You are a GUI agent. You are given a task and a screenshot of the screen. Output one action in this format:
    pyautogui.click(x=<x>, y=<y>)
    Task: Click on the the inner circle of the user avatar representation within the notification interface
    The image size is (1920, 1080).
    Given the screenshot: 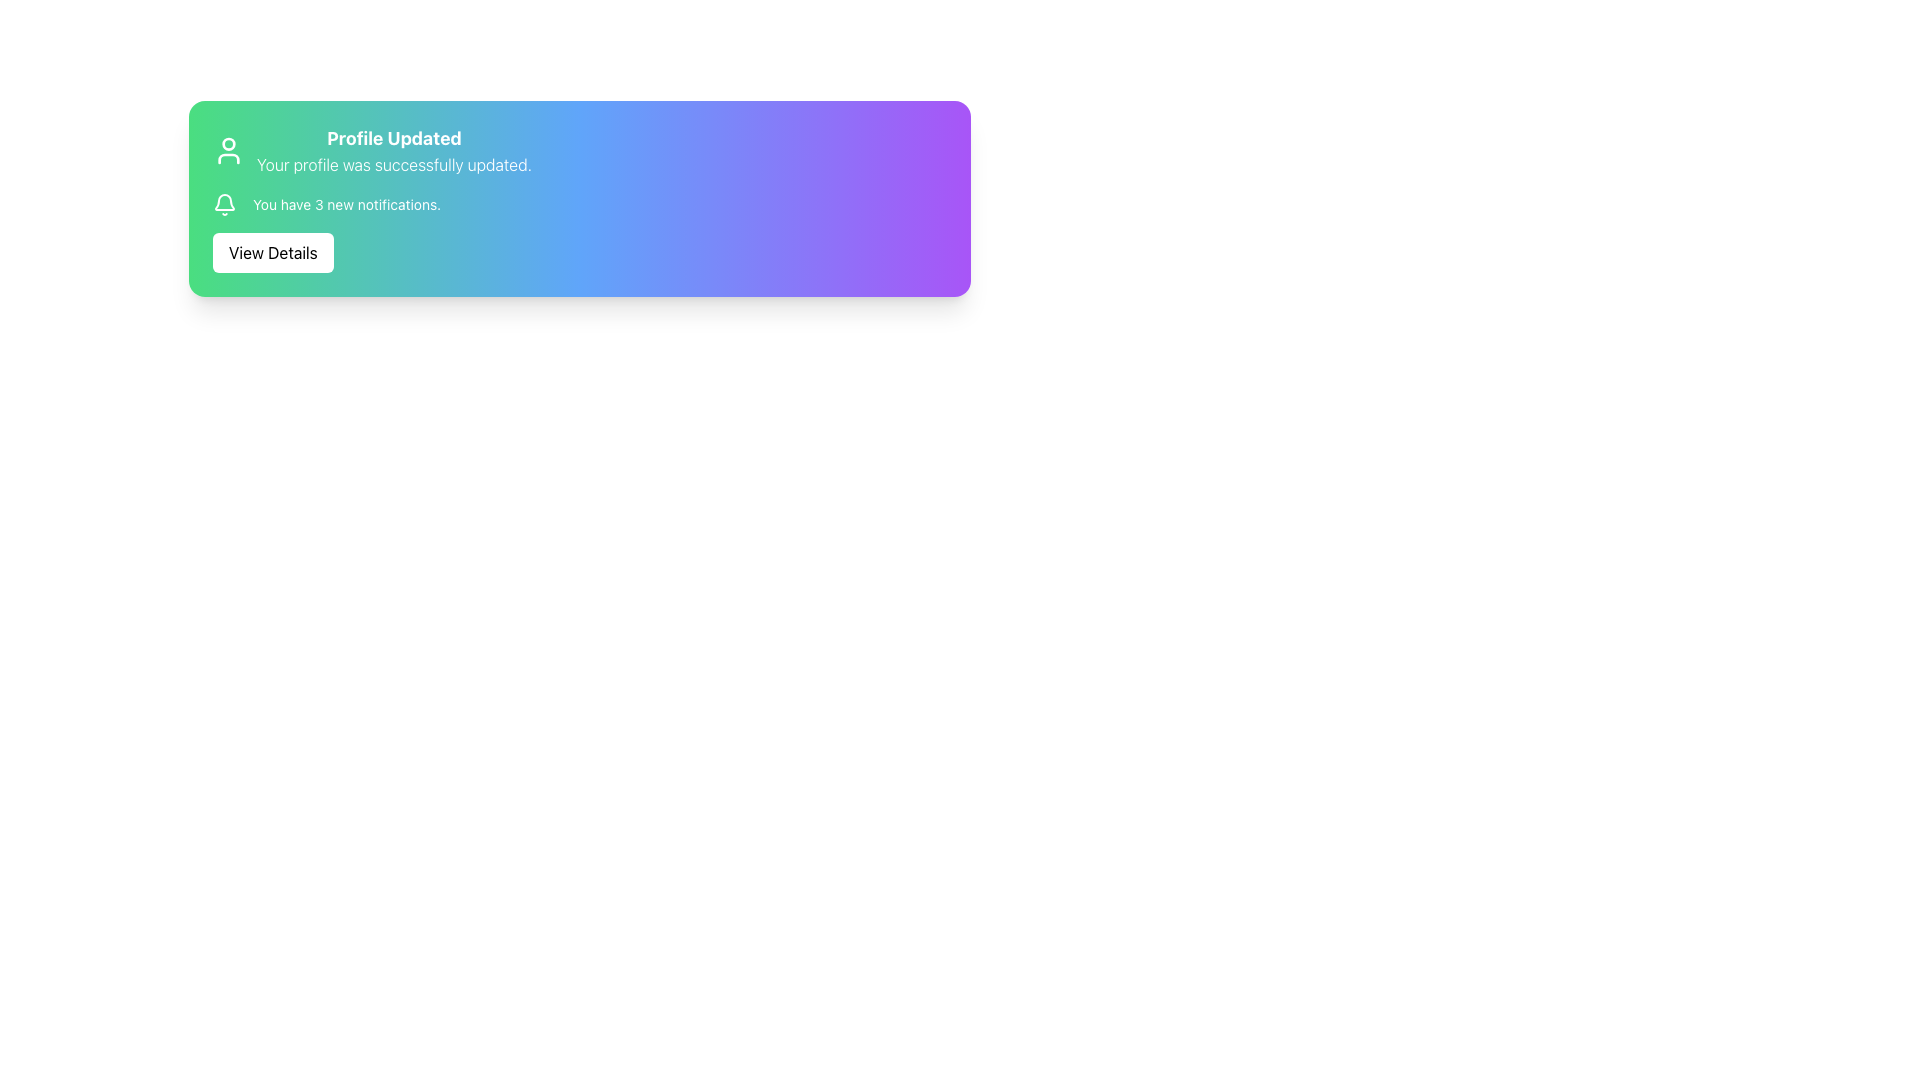 What is the action you would take?
    pyautogui.click(x=229, y=142)
    